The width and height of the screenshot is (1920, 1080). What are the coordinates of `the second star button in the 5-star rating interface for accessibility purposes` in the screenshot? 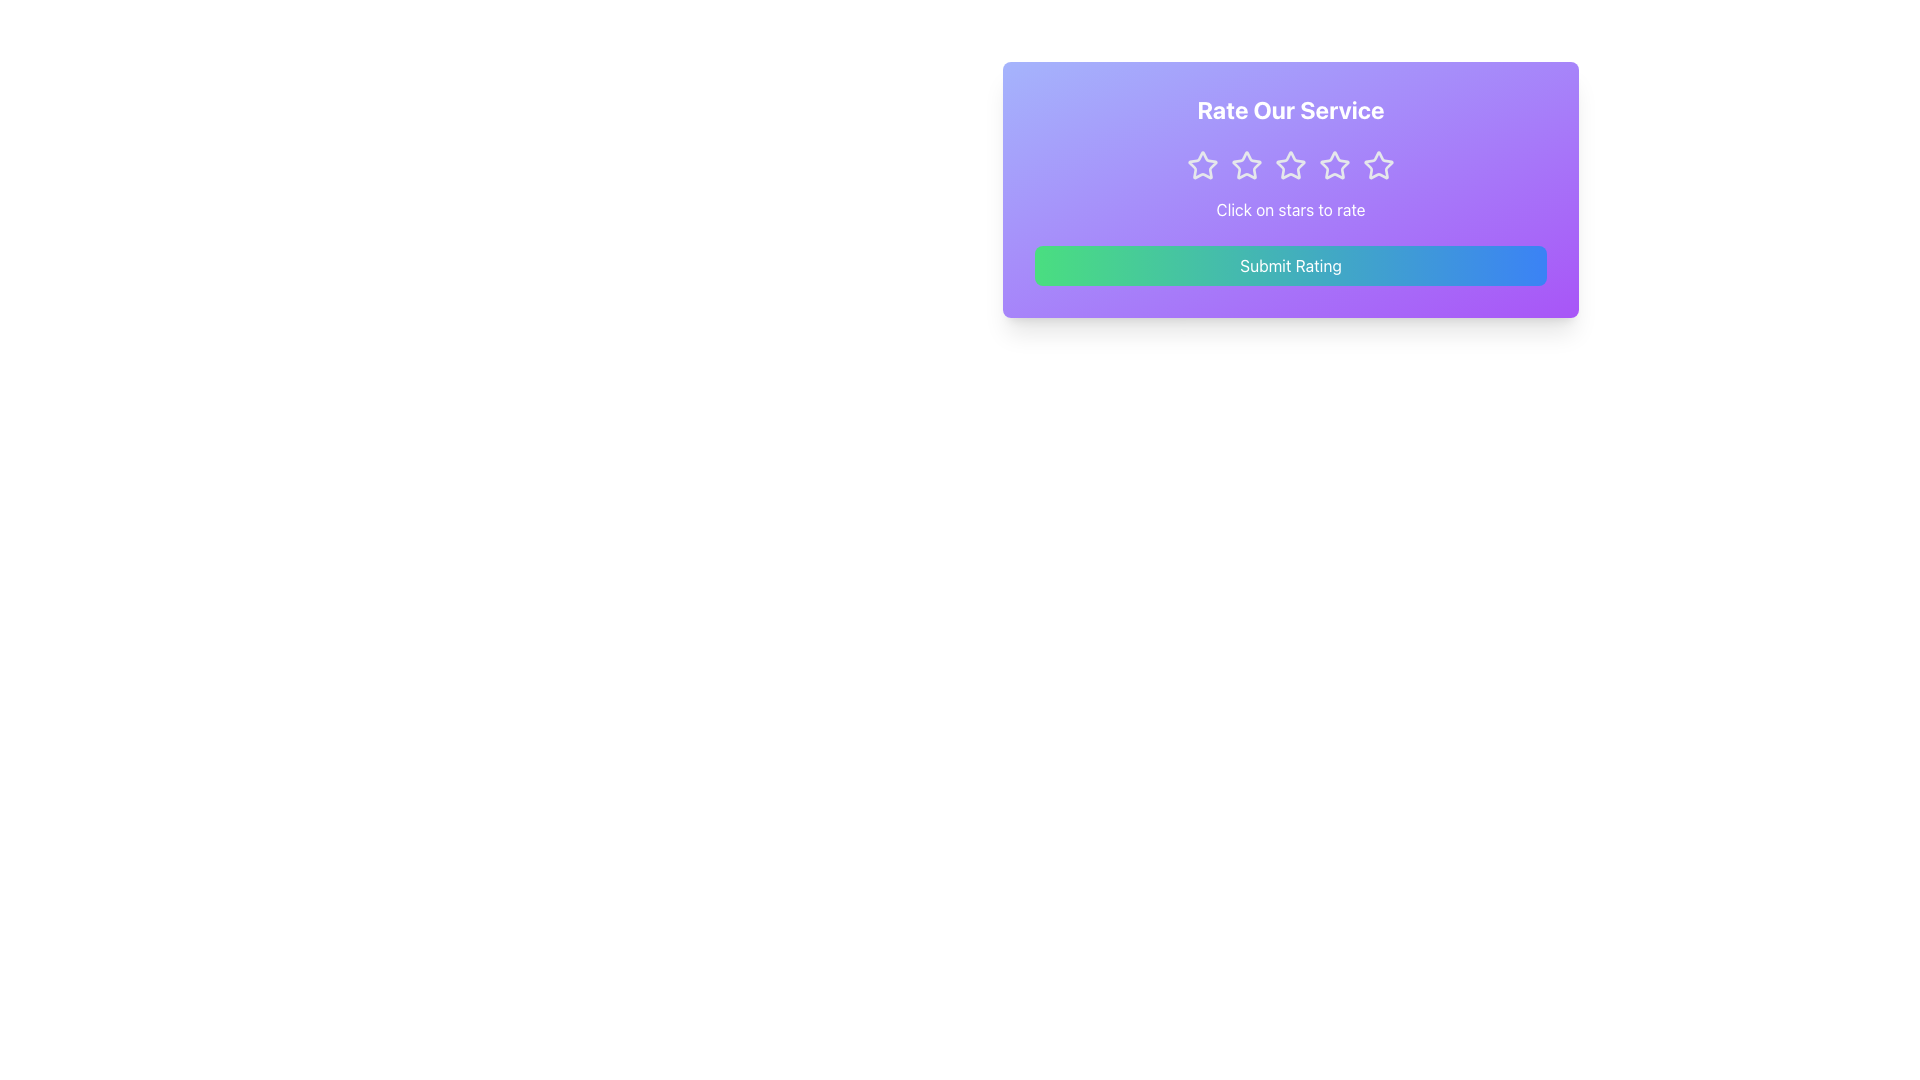 It's located at (1246, 164).